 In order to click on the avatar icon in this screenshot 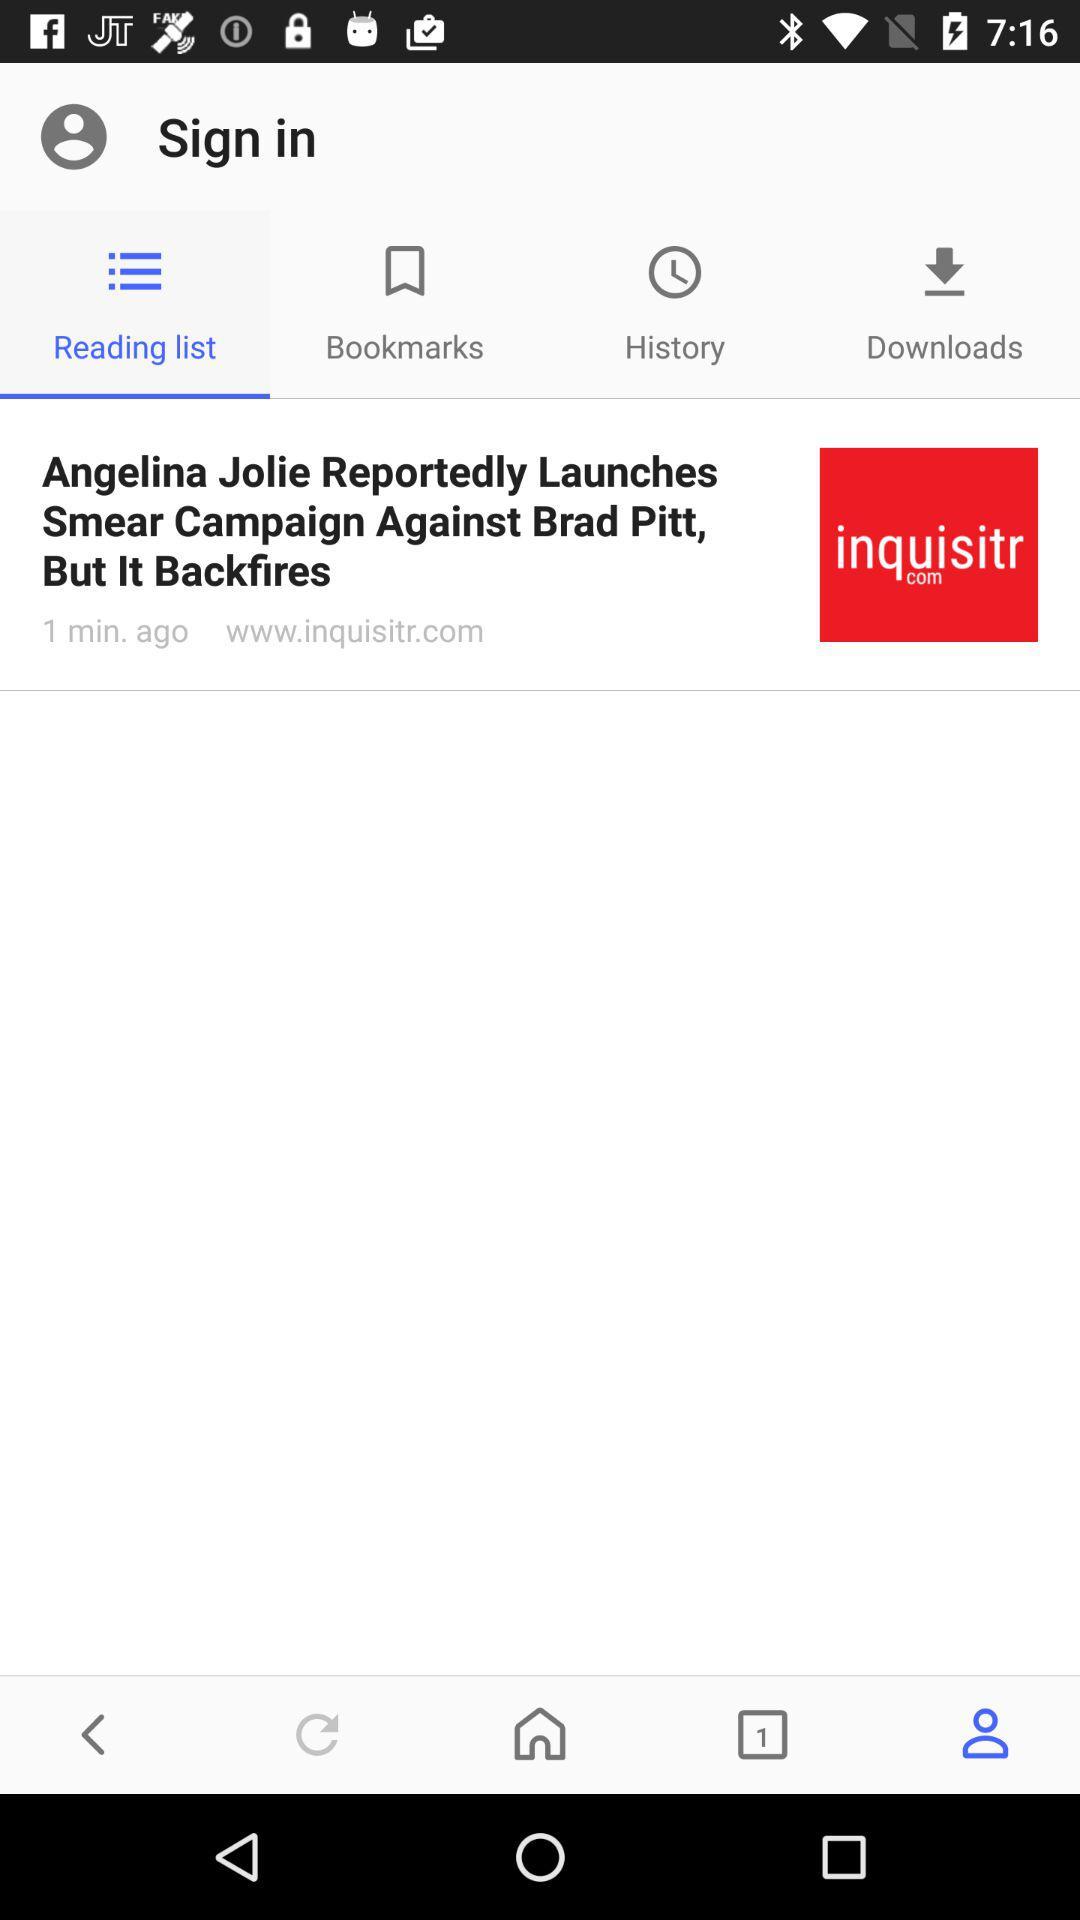, I will do `click(984, 1733)`.